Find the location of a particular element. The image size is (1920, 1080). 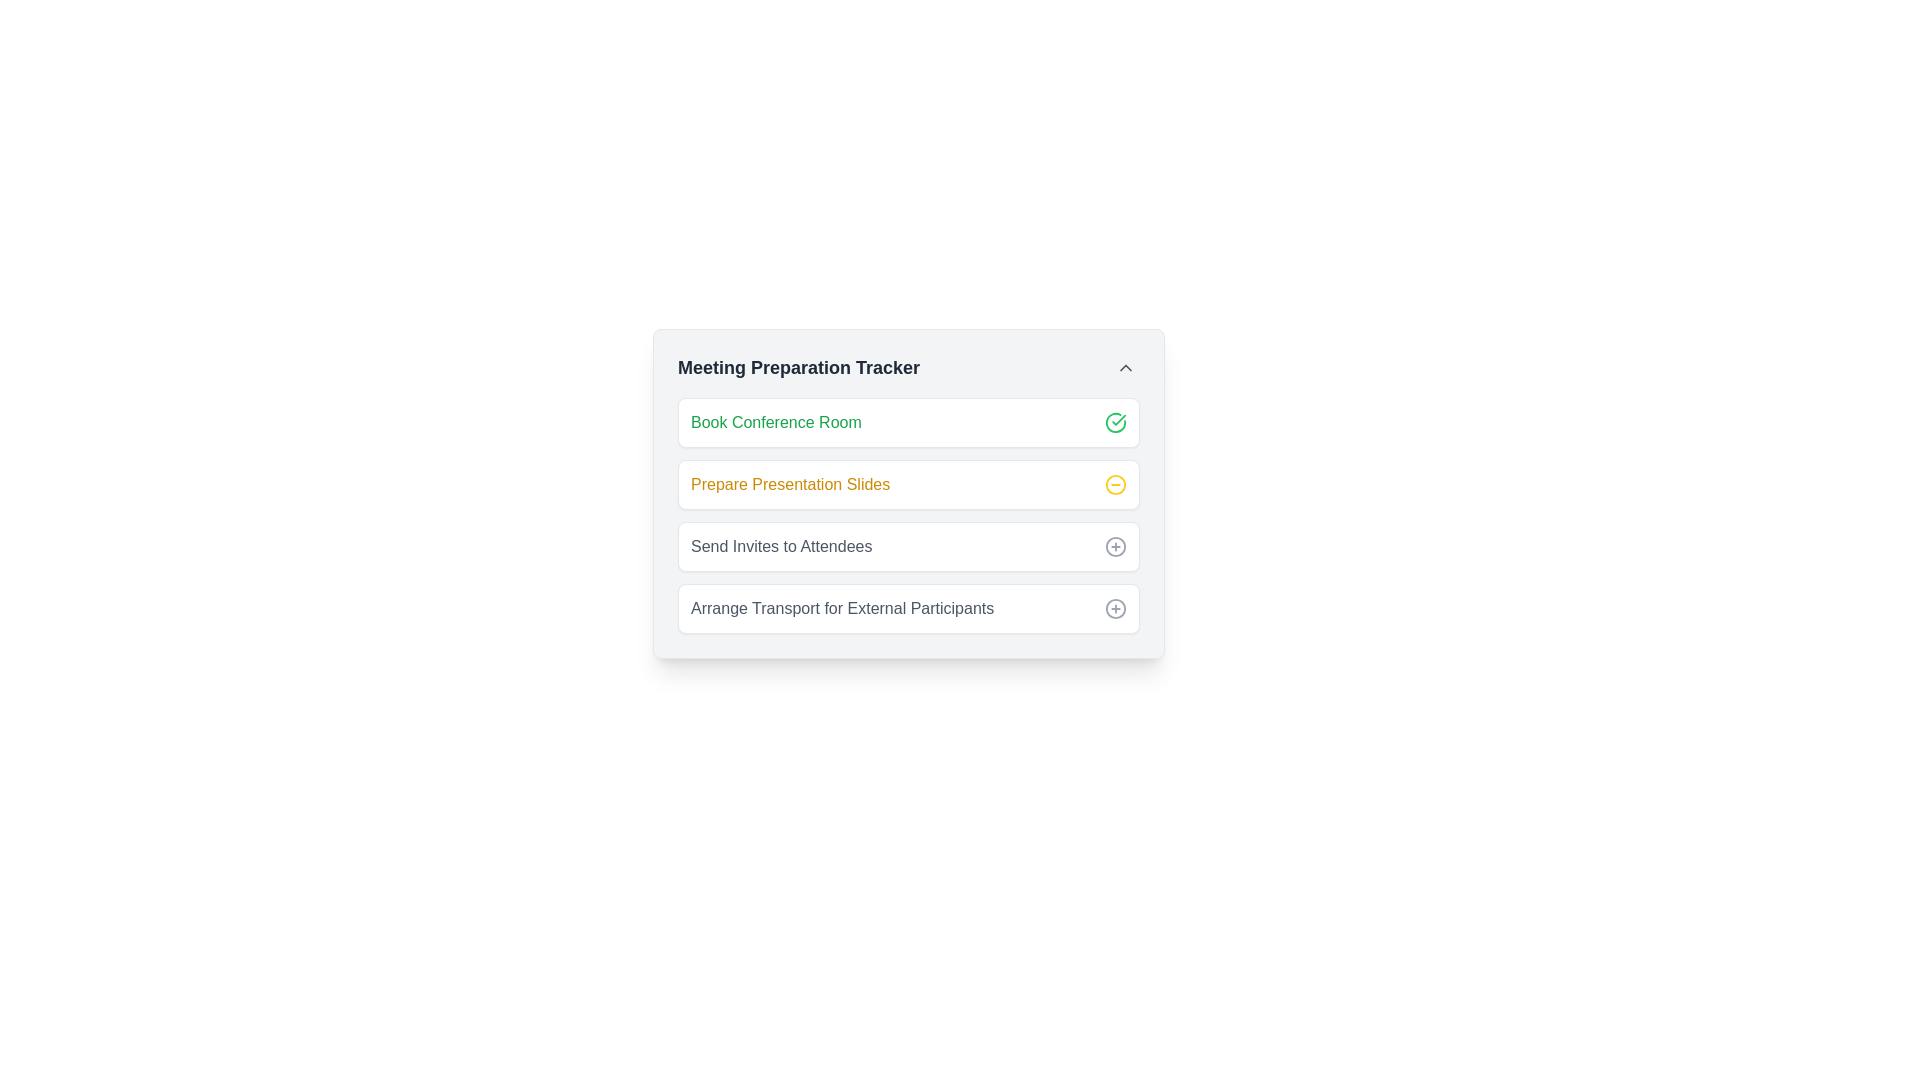

the header bar titled 'Meeting Preparation Tracker' is located at coordinates (907, 367).